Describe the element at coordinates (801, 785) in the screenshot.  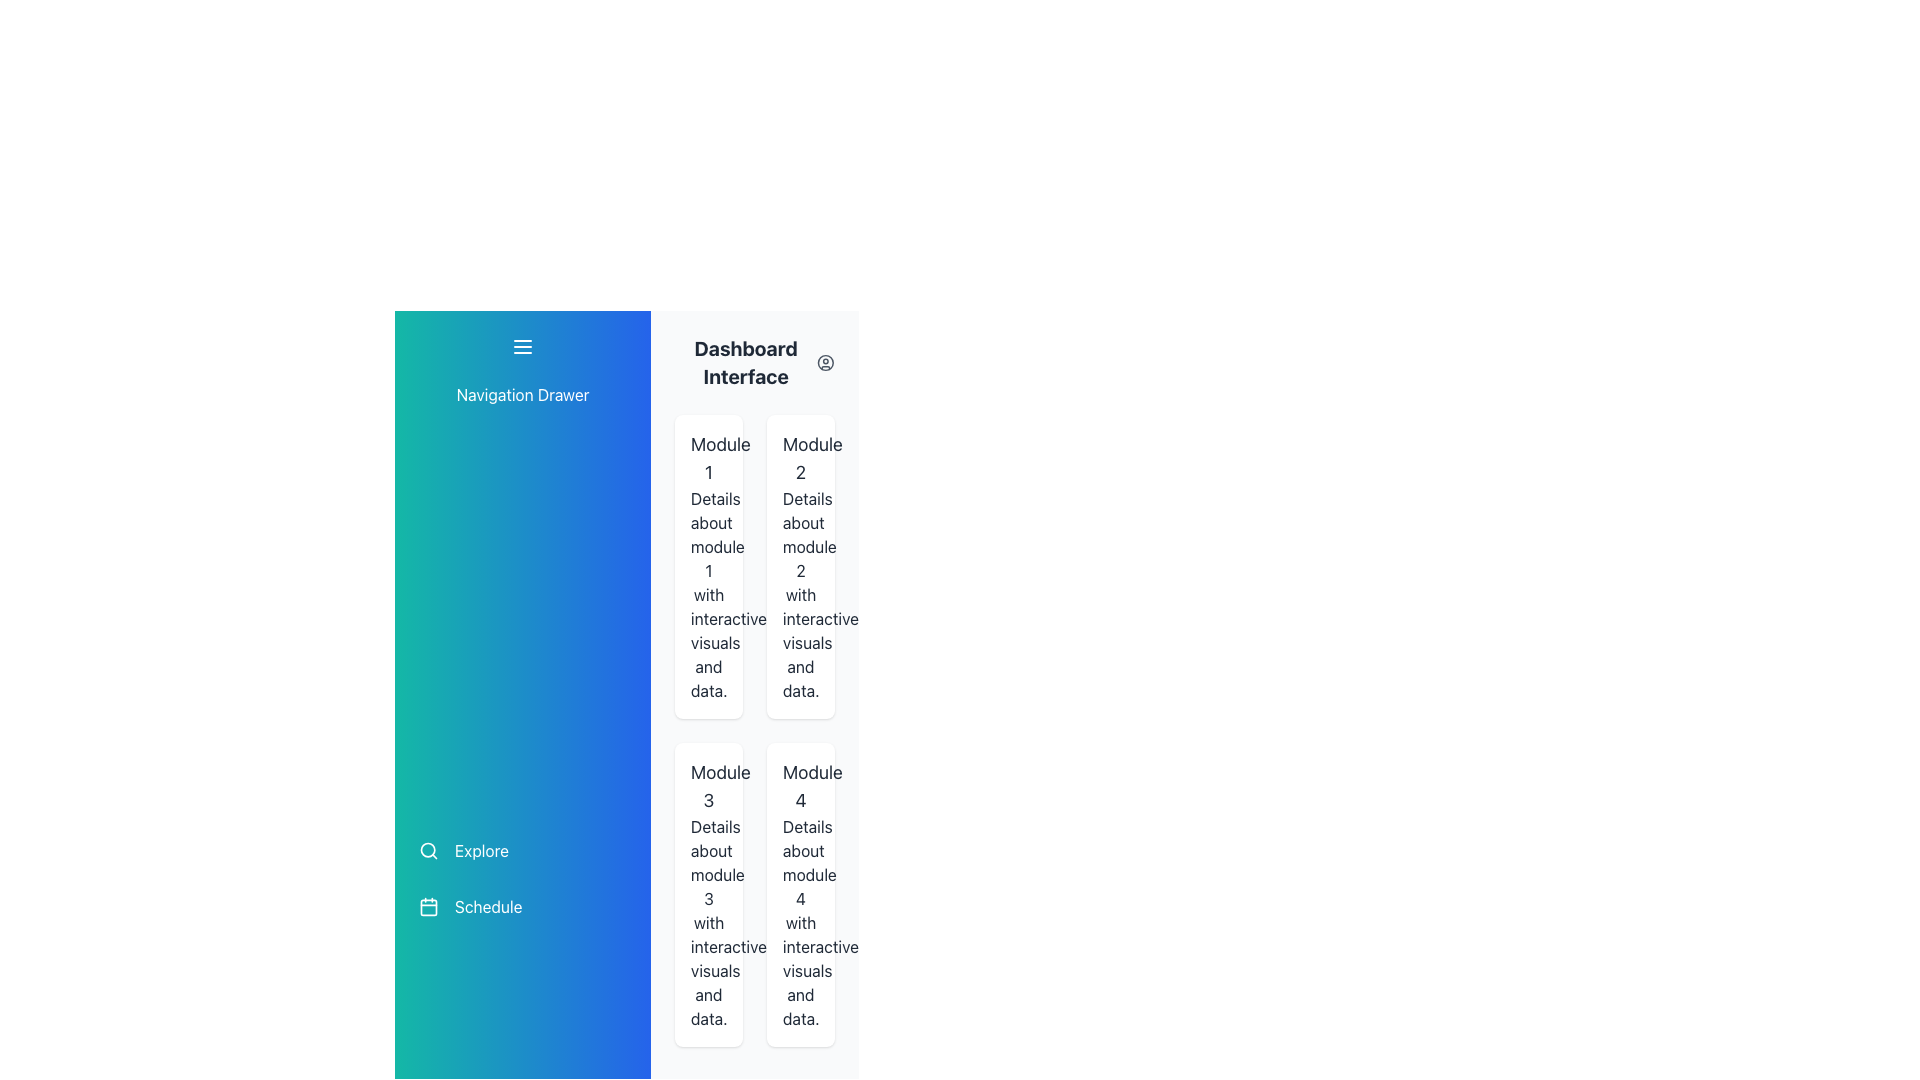
I see `text label displaying 'Module 4' located in the fourth module card from the top on the right-hand section of the interface` at that location.